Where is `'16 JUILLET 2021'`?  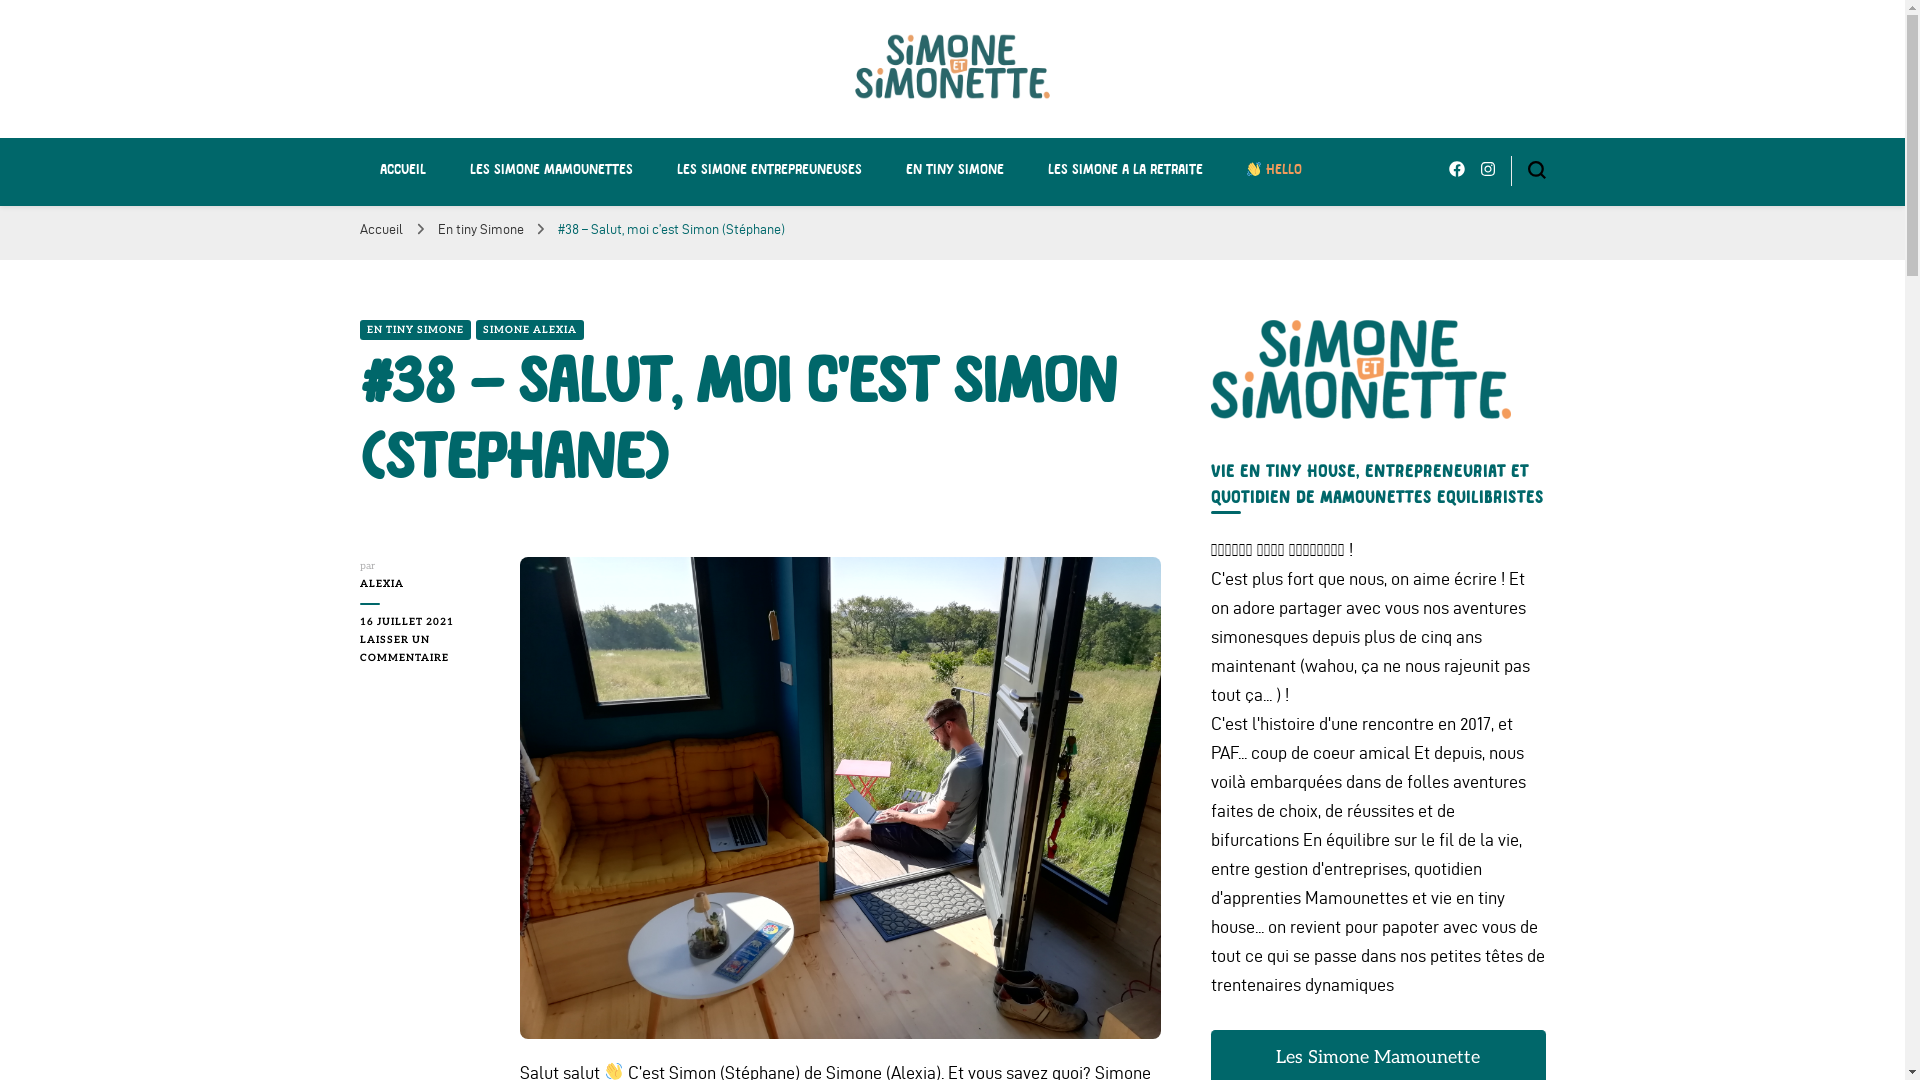
'16 JUILLET 2021' is located at coordinates (424, 620).